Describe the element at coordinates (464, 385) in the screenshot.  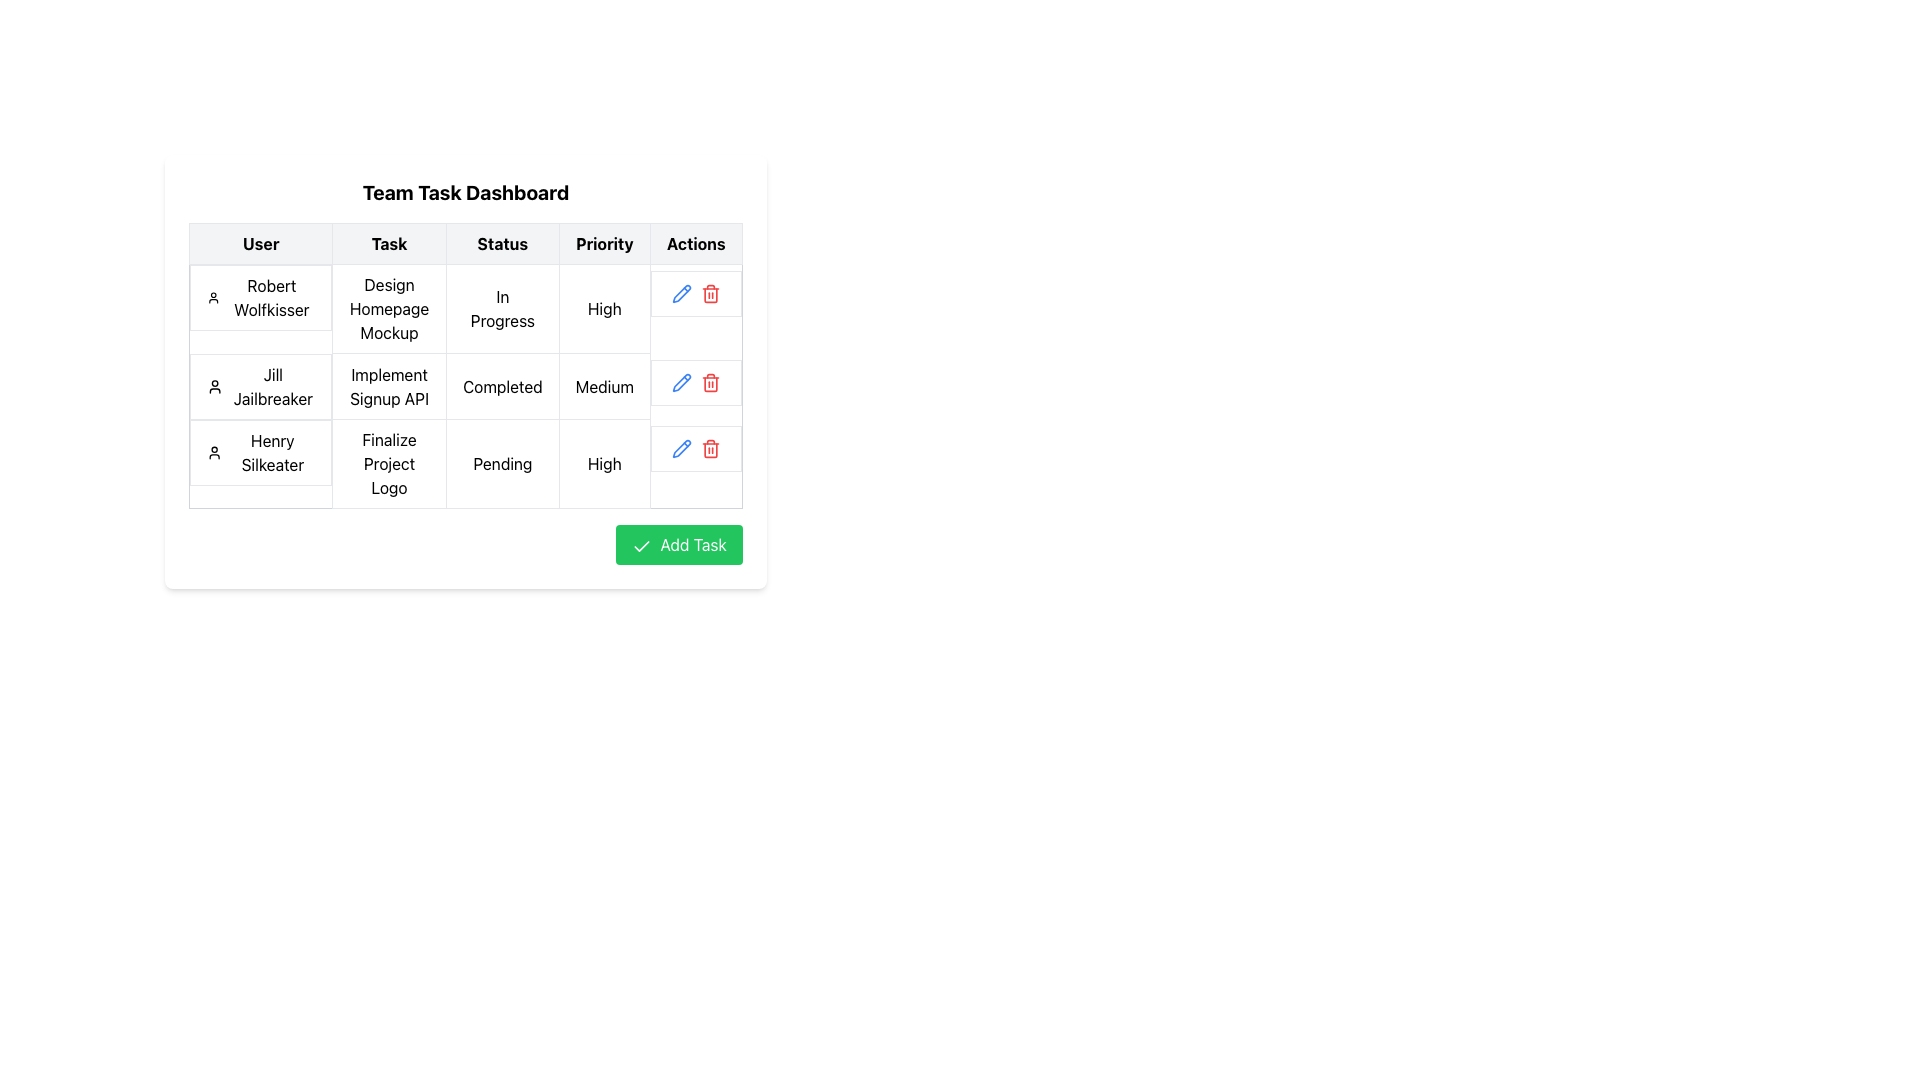
I see `the text element 'Completed' in the third column of the second row of the table, which is part of the task 'Implement Signup API' performed by 'Jill Jailbreaker'` at that location.